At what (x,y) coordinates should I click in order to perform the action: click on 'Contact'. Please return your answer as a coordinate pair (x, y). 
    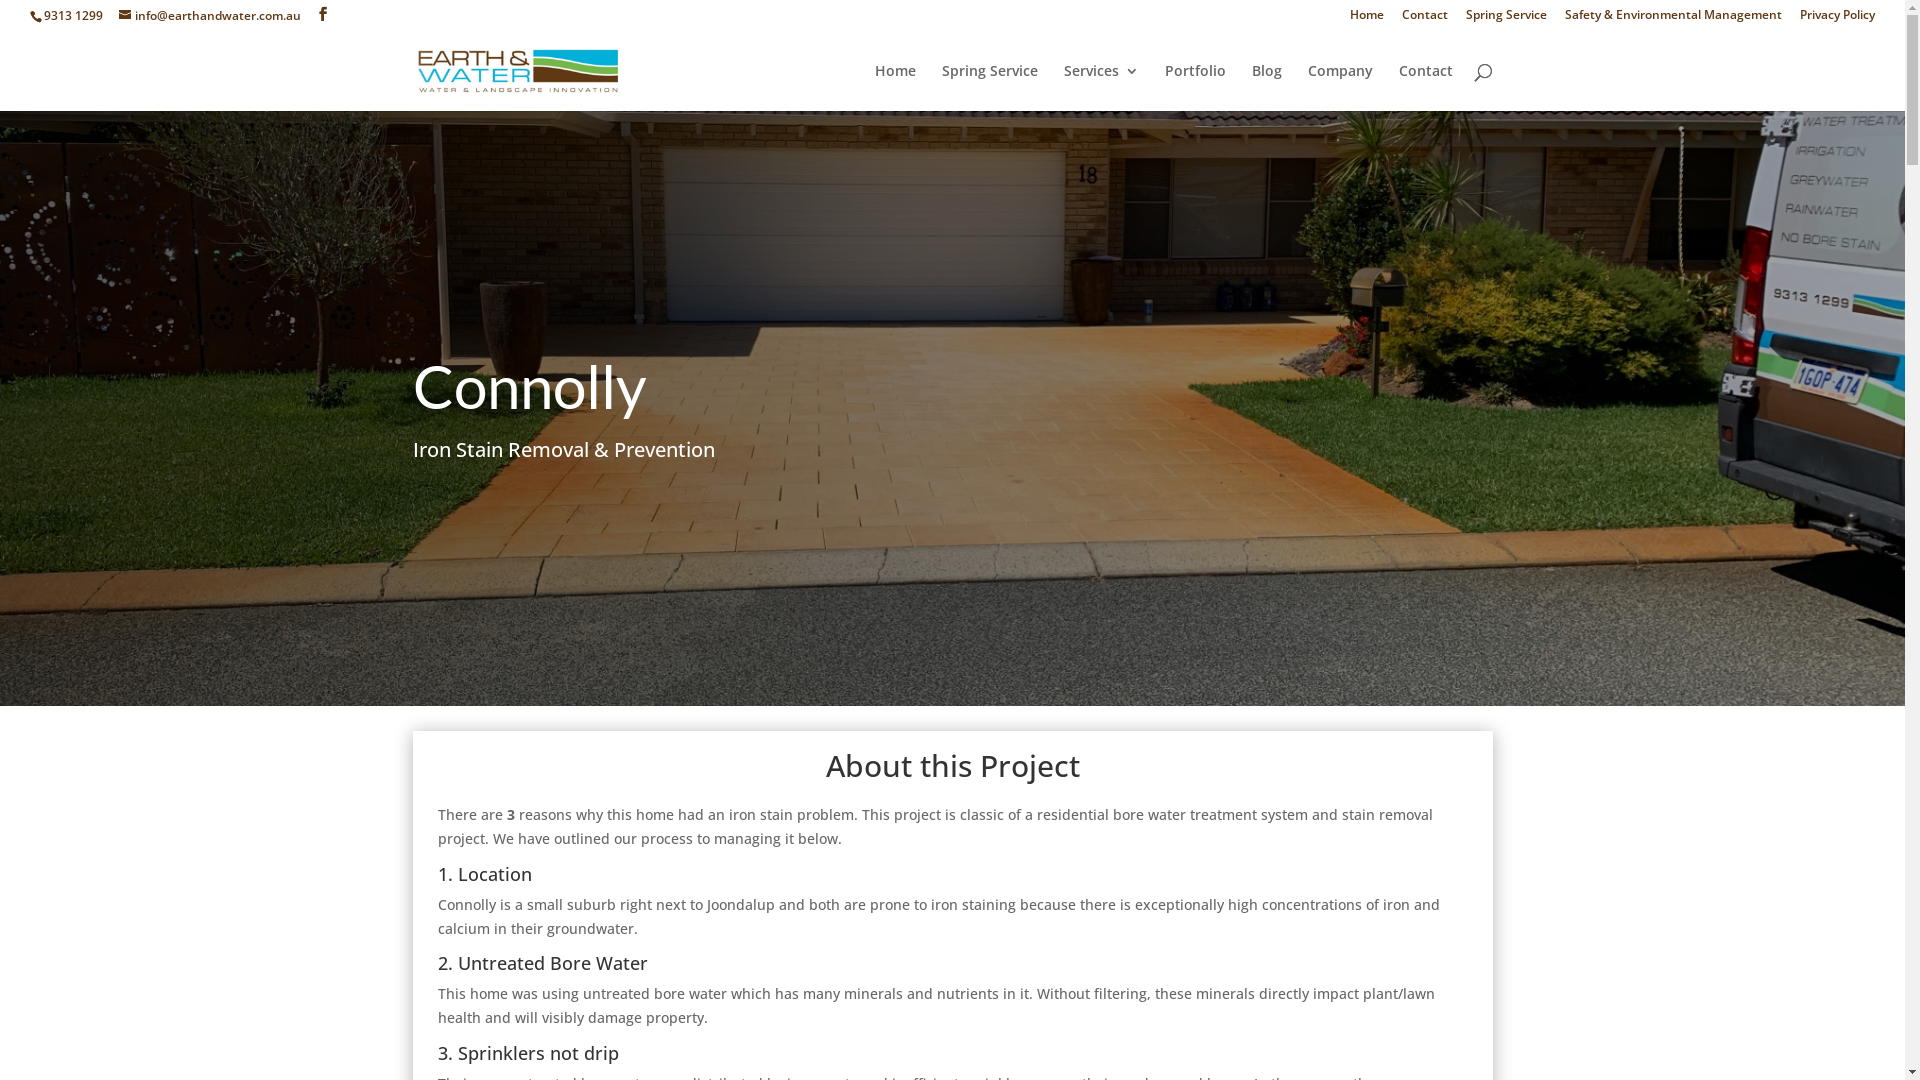
    Looking at the image, I should click on (1400, 19).